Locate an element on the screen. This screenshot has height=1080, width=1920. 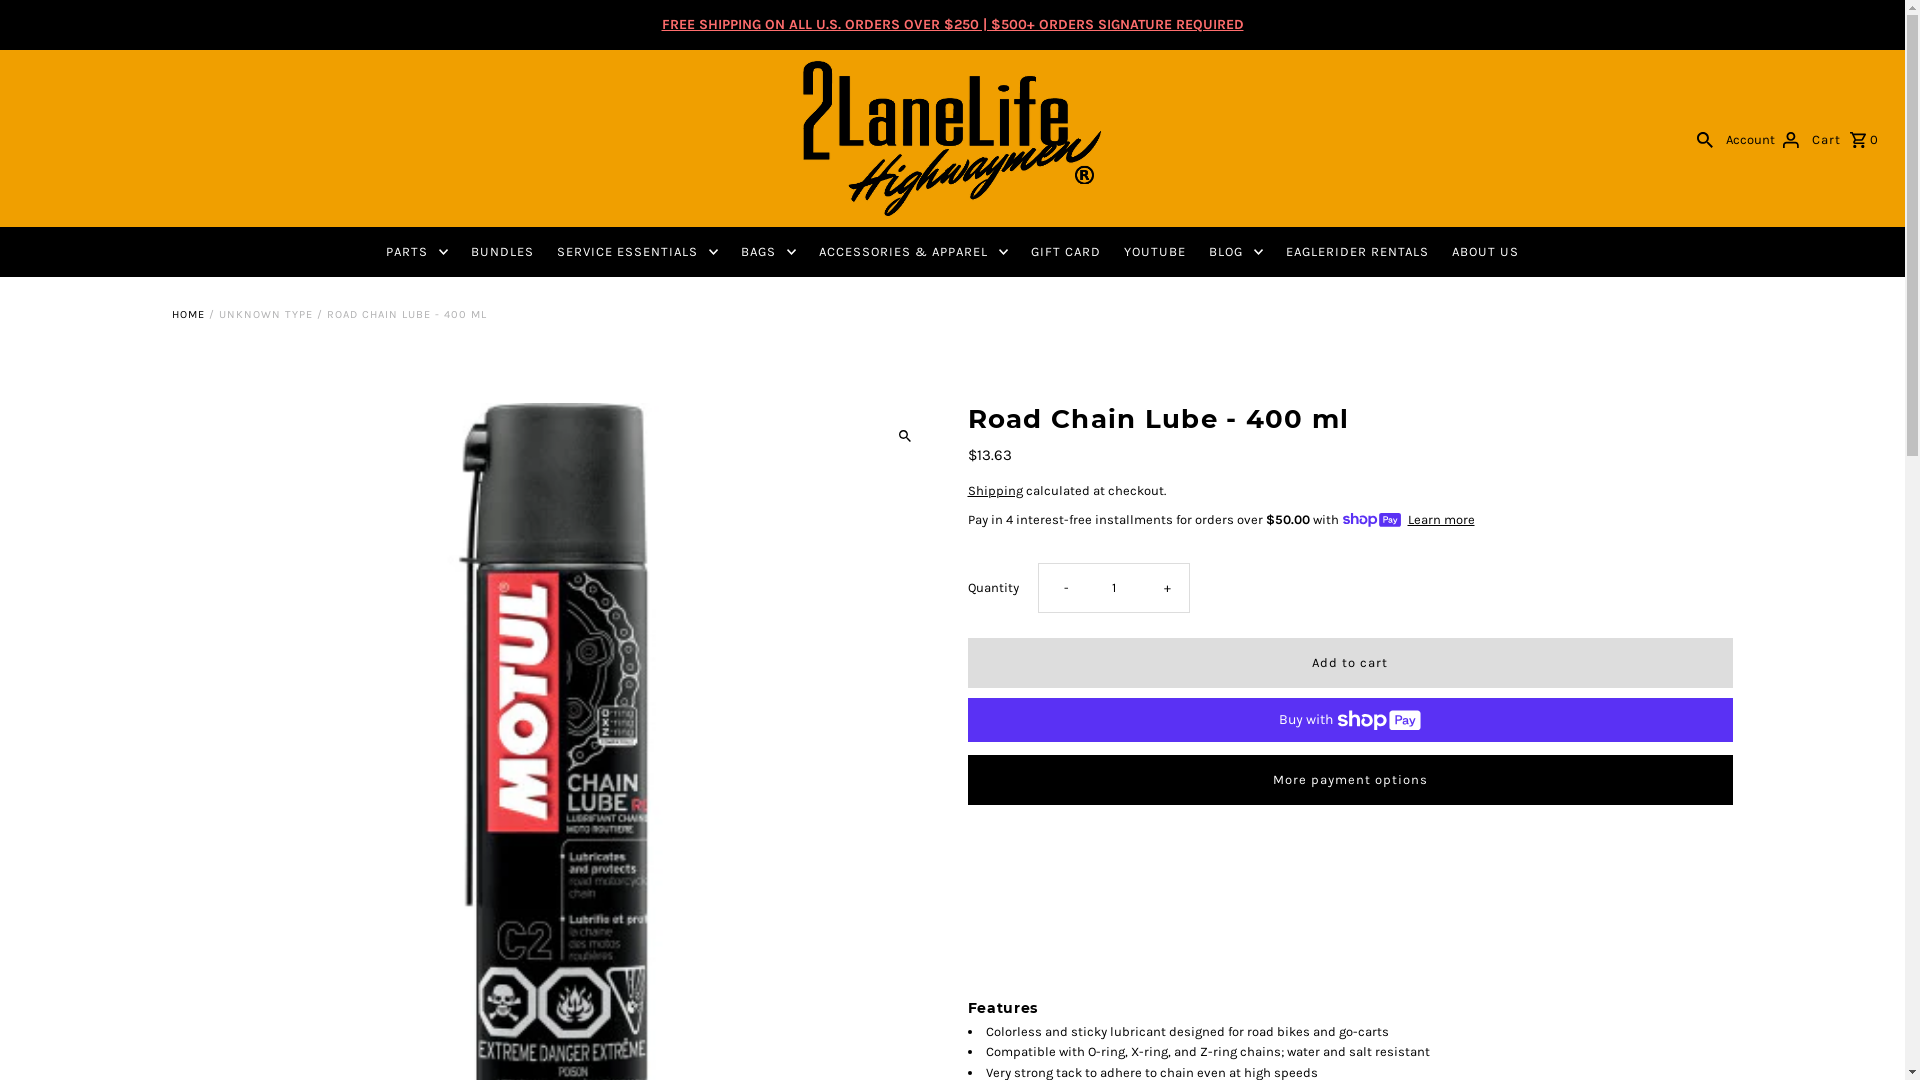
'ABOUT US' is located at coordinates (1485, 250).